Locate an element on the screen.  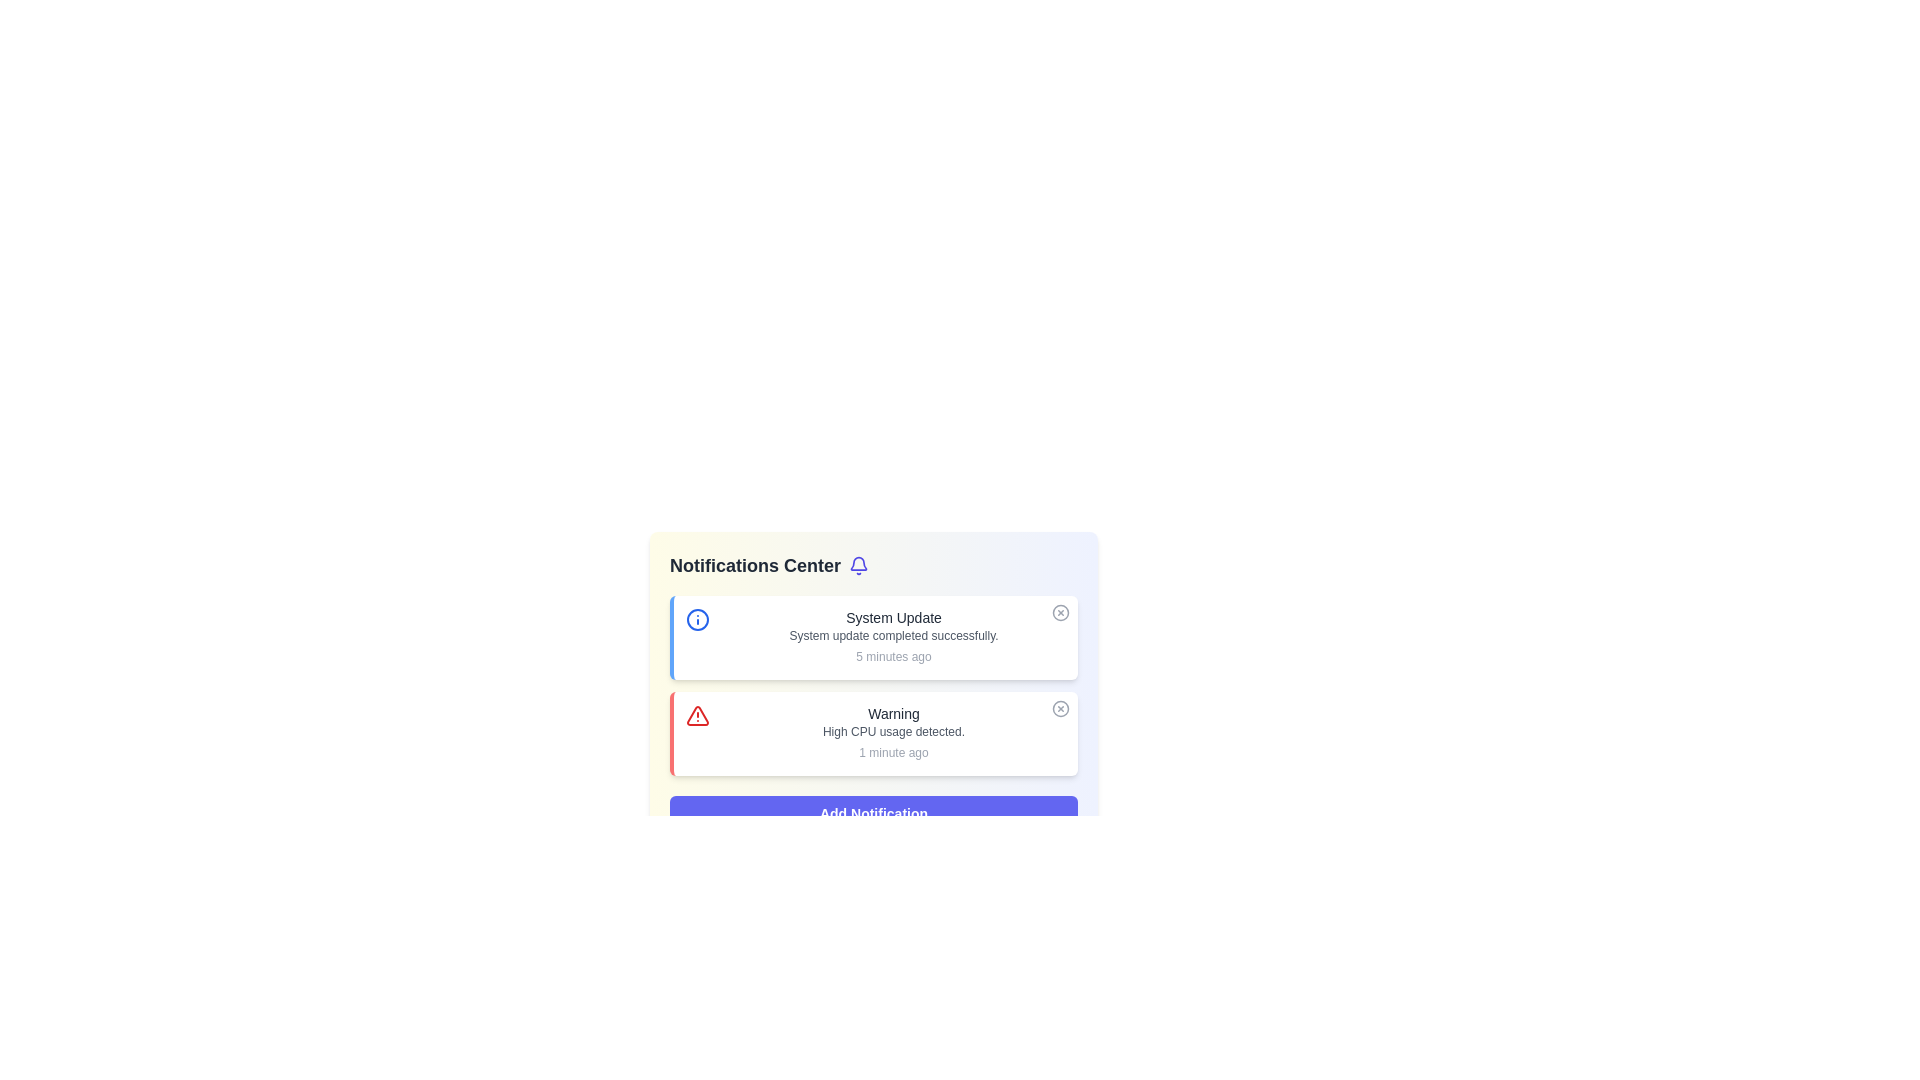
the circular decorative SVG element, which is a black stroke circle centered within the close icon of the 'System Update' notification card is located at coordinates (1059, 612).